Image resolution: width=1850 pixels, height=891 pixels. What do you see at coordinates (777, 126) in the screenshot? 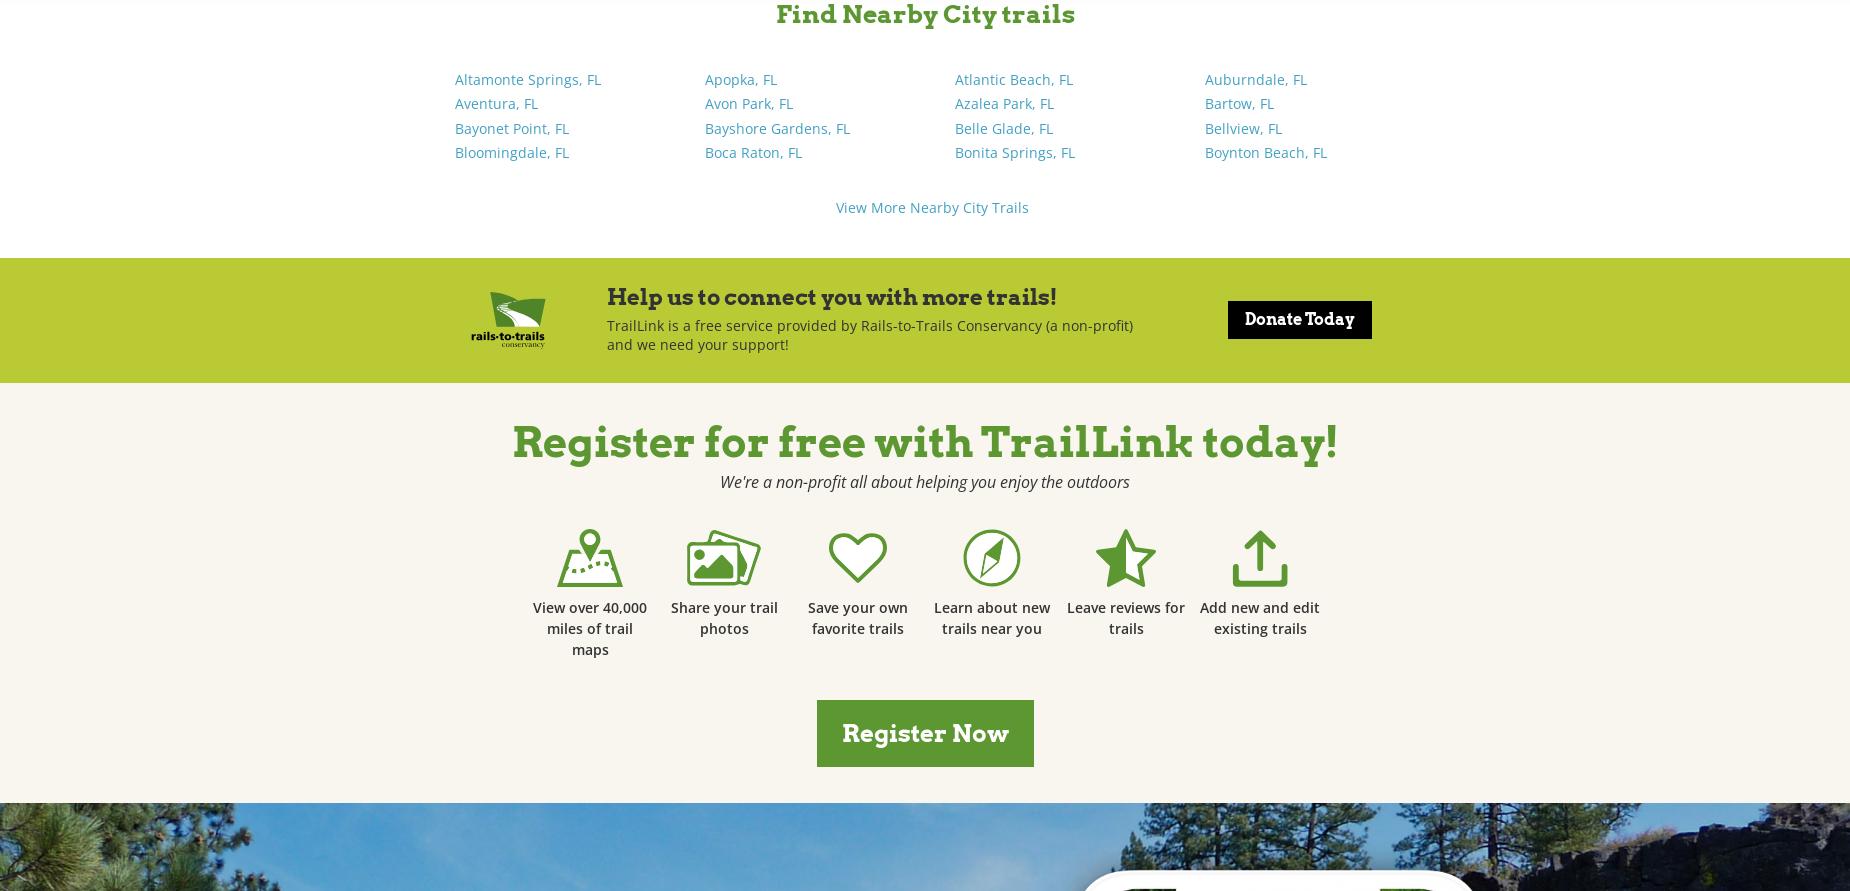
I see `'Bayshore Gardens, FL'` at bounding box center [777, 126].